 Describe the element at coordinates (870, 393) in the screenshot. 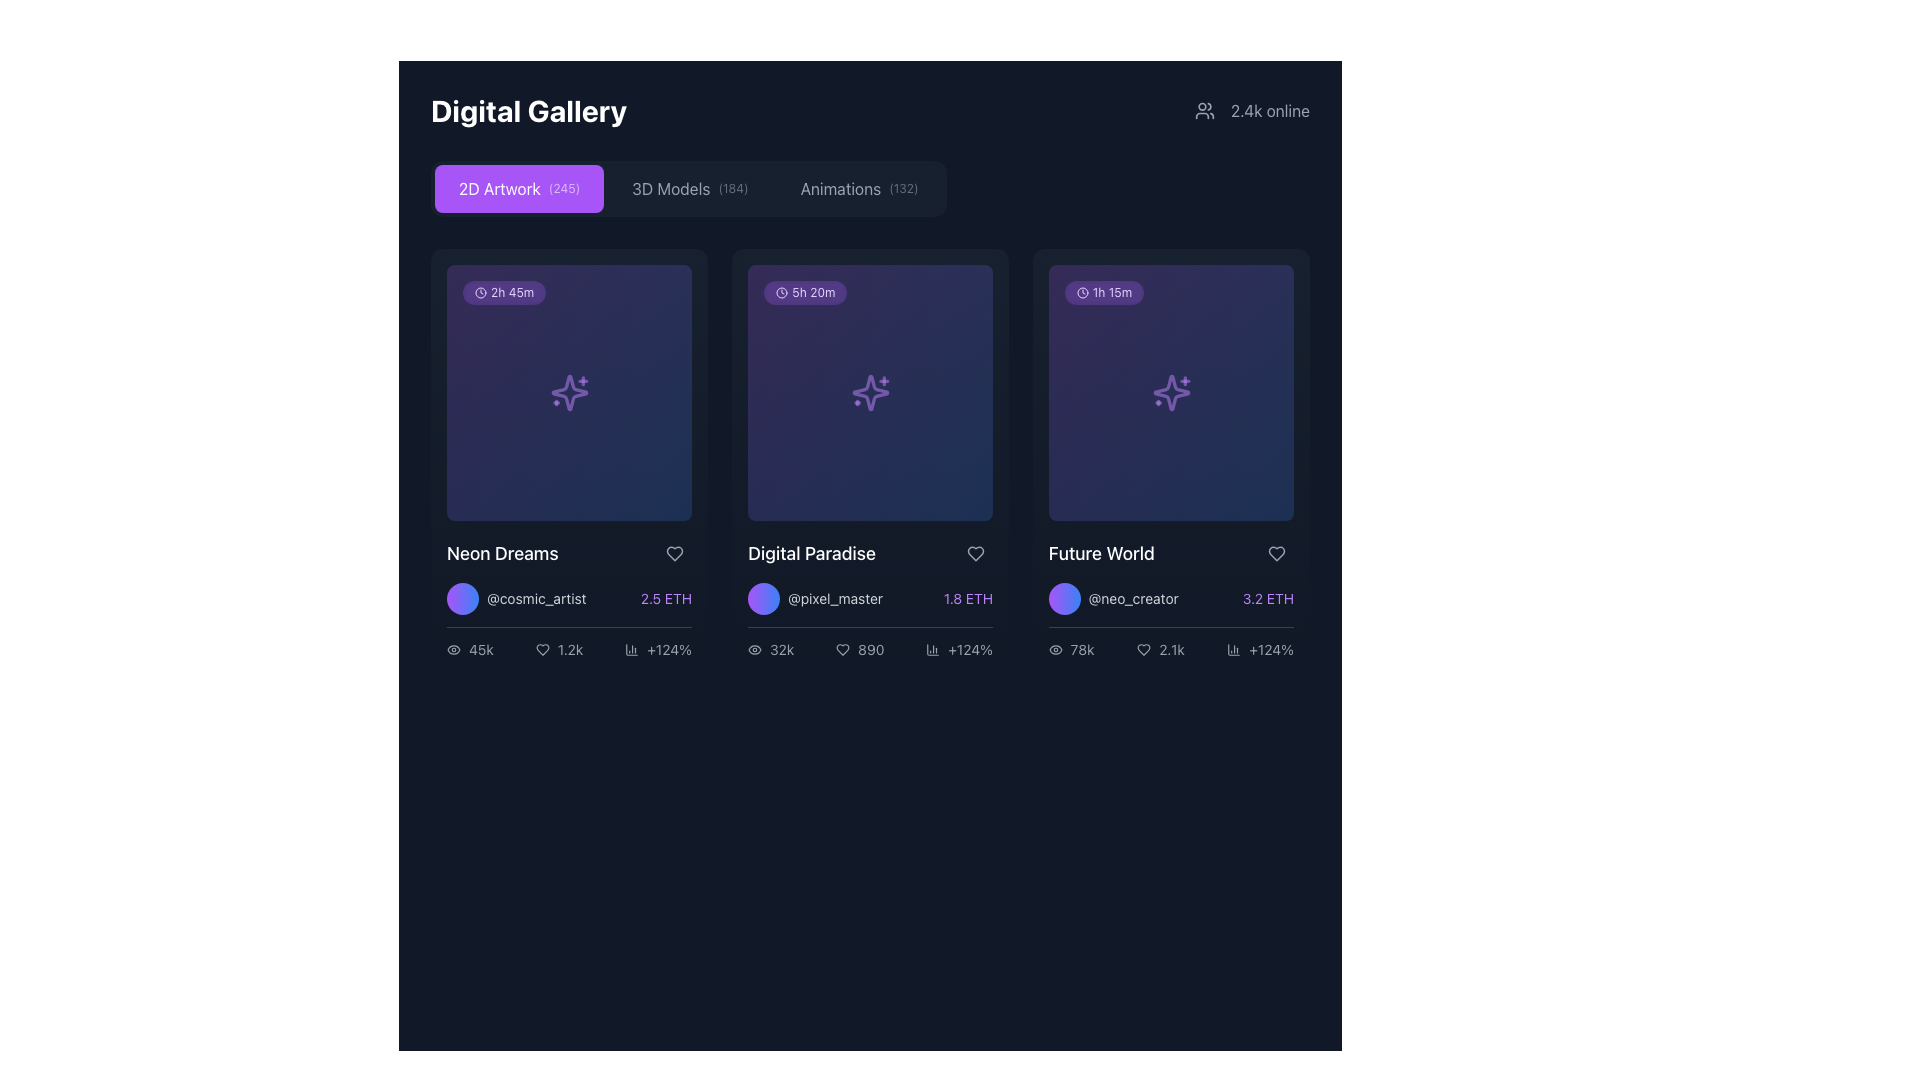

I see `the star icon with sparkles, styled in a gradient purple color, located in the center of the 'Digital Paradise' card in the '2D Artwork' gallery` at that location.